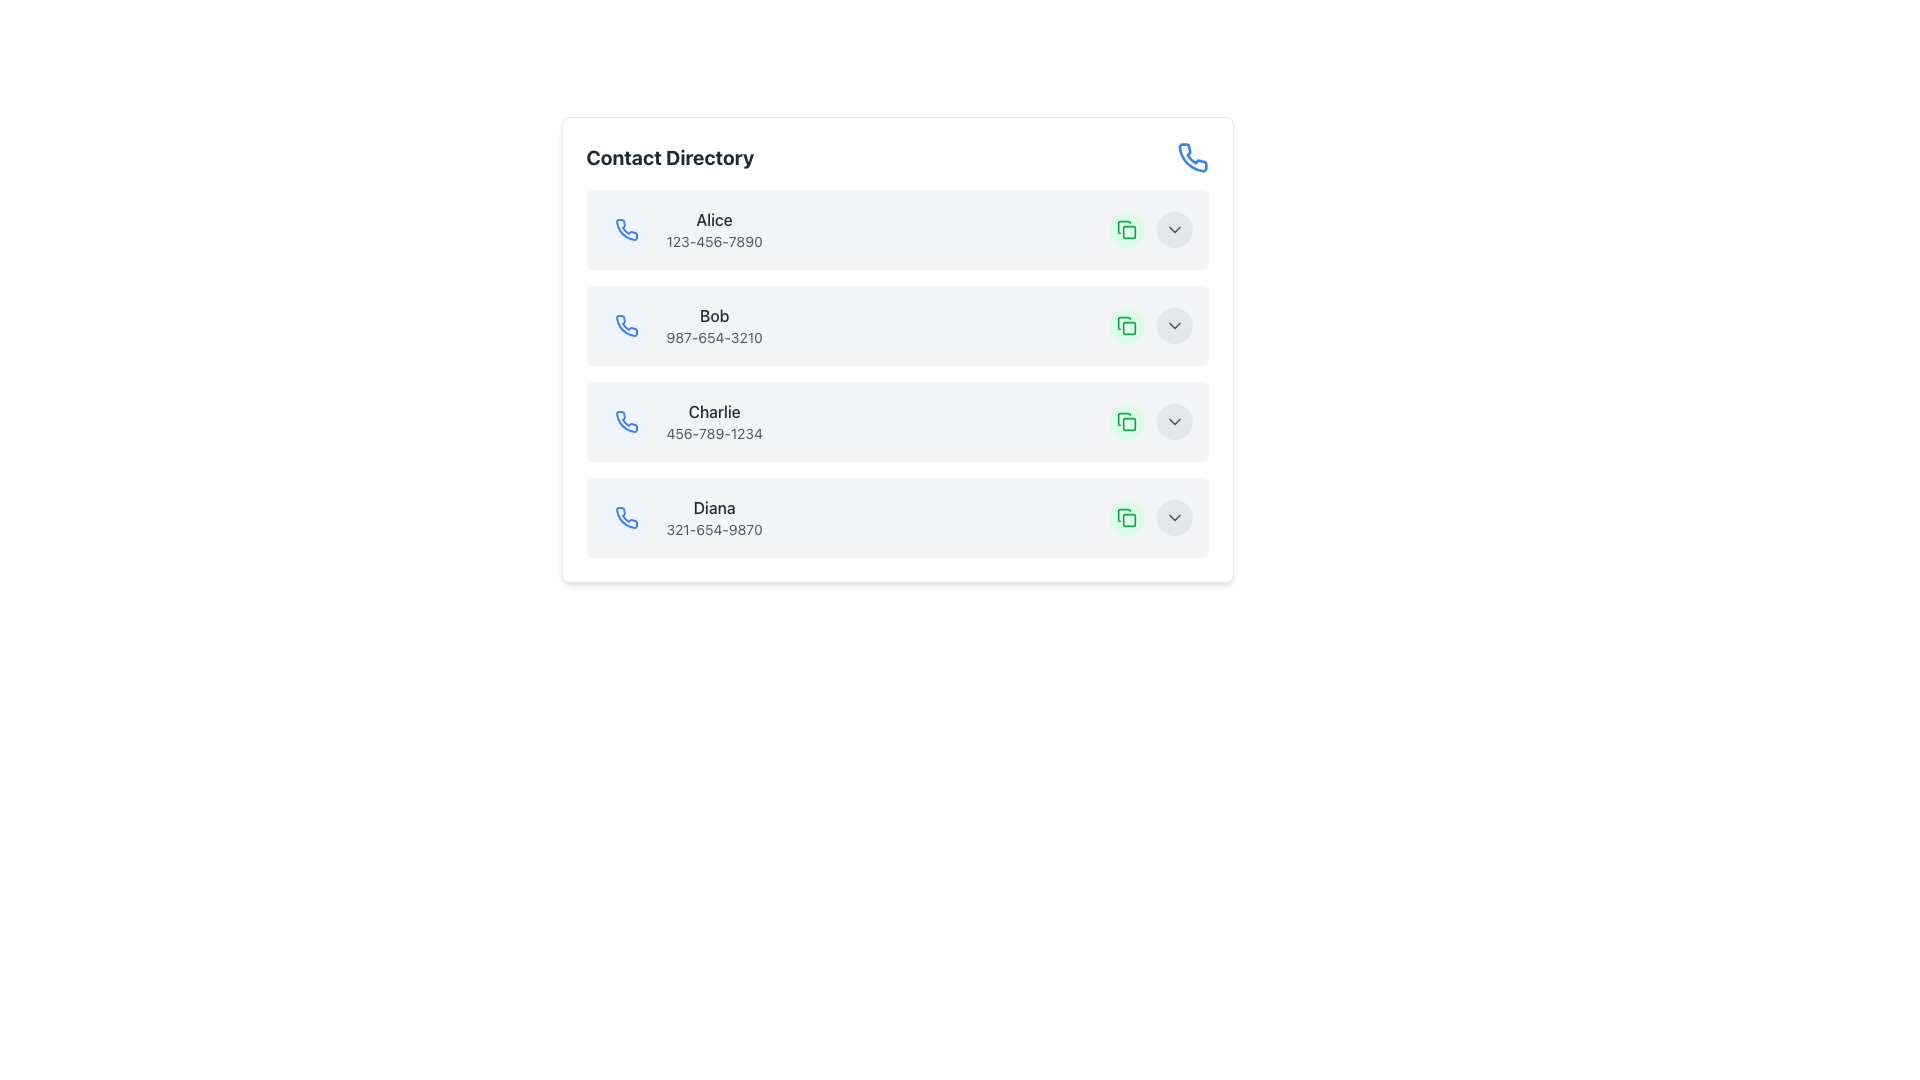  What do you see at coordinates (1126, 229) in the screenshot?
I see `the green icon button shaped like a stack of rectangles associated with the contact named 'Bob'` at bounding box center [1126, 229].